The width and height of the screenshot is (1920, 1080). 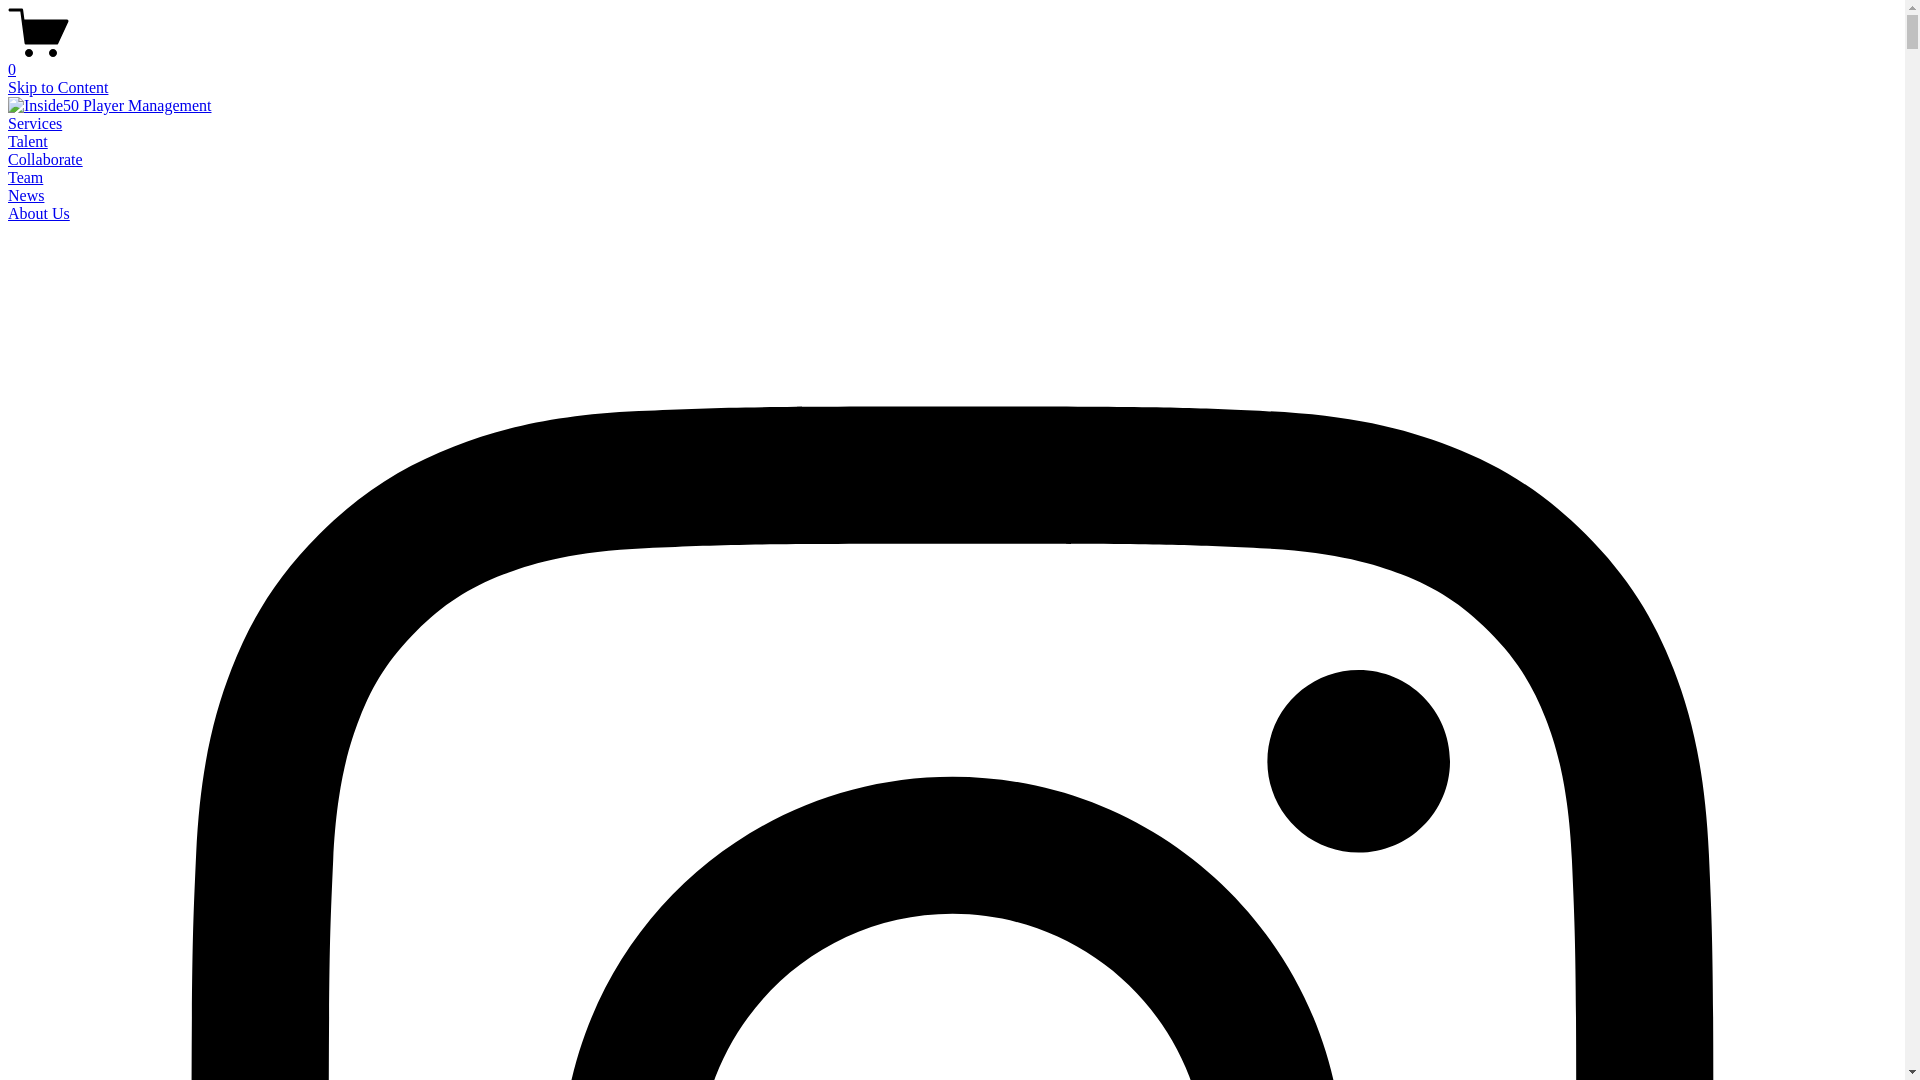 What do you see at coordinates (38, 213) in the screenshot?
I see `'About Us'` at bounding box center [38, 213].